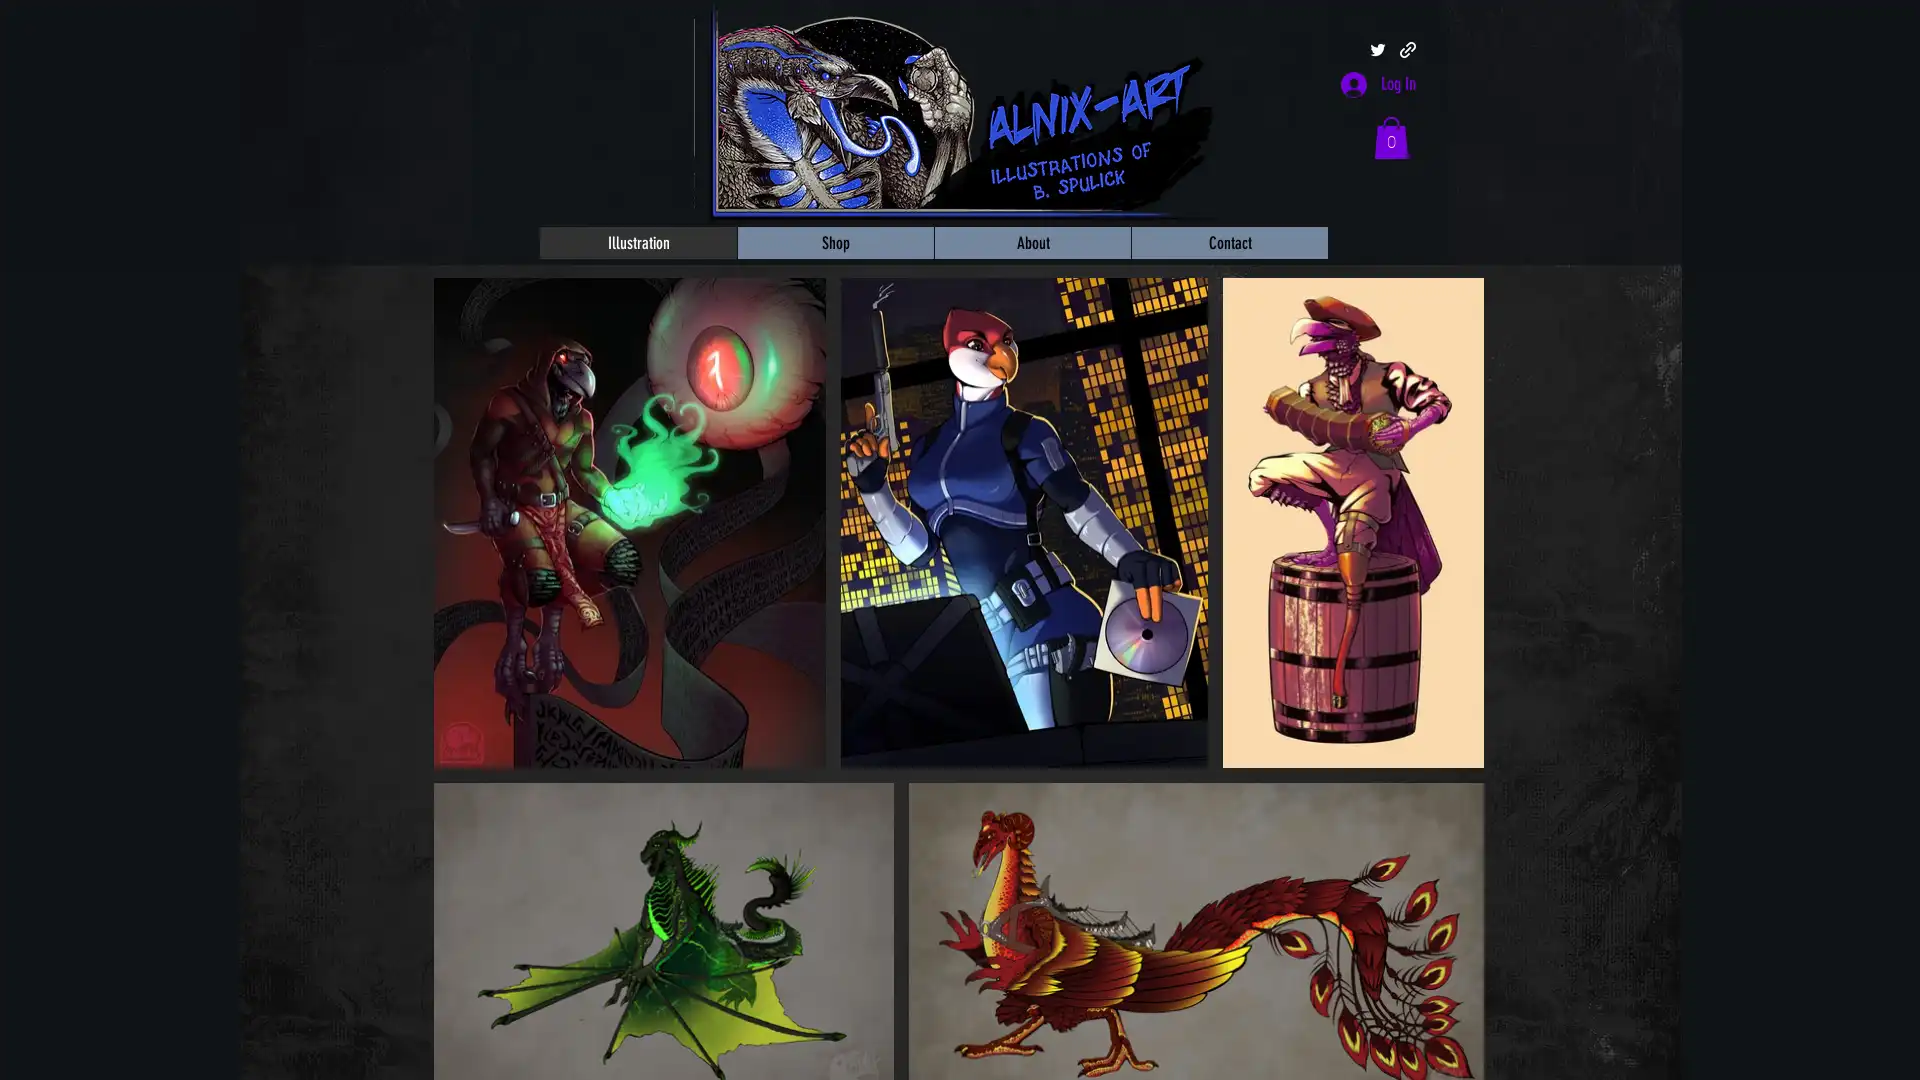  Describe the element at coordinates (1390, 136) in the screenshot. I see `Cart with 0 items` at that location.